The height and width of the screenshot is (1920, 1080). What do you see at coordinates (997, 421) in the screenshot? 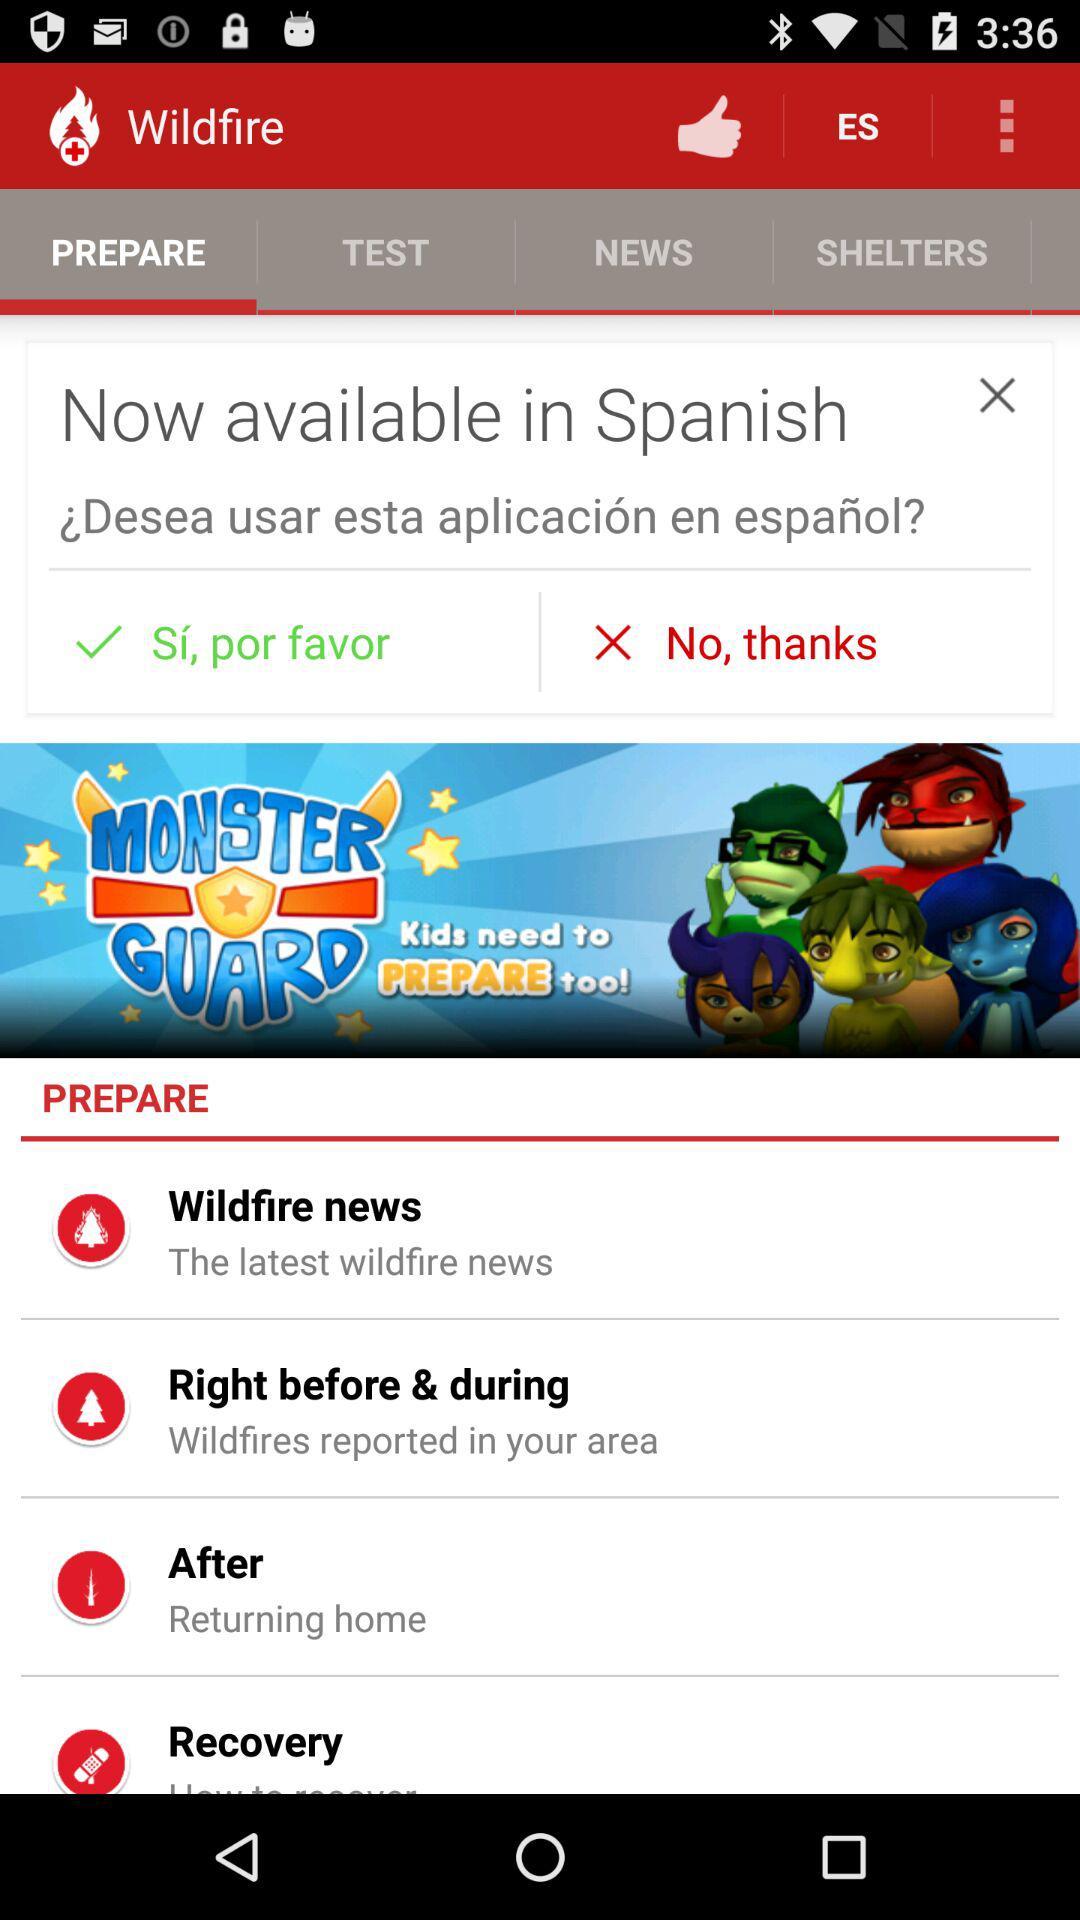
I see `the close icon` at bounding box center [997, 421].